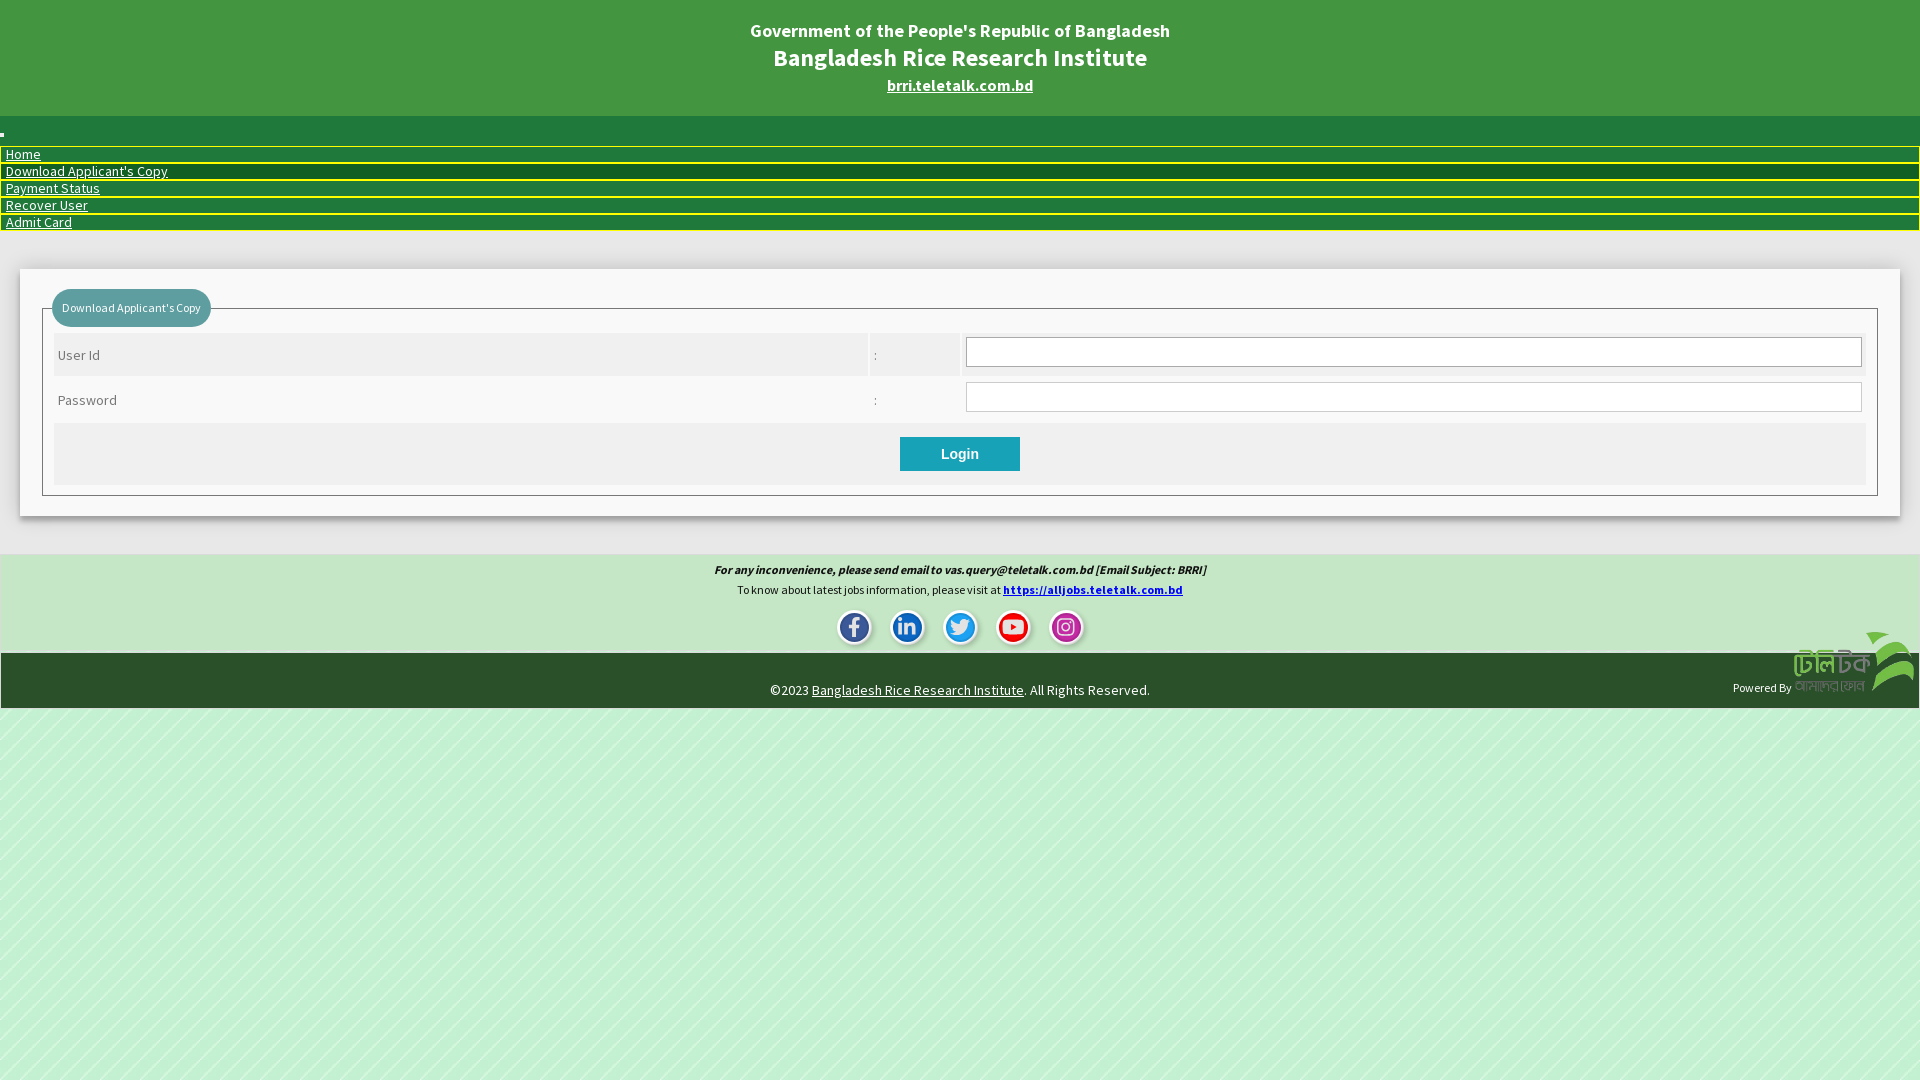 Image resolution: width=1920 pixels, height=1080 pixels. What do you see at coordinates (960, 454) in the screenshot?
I see `'Login'` at bounding box center [960, 454].